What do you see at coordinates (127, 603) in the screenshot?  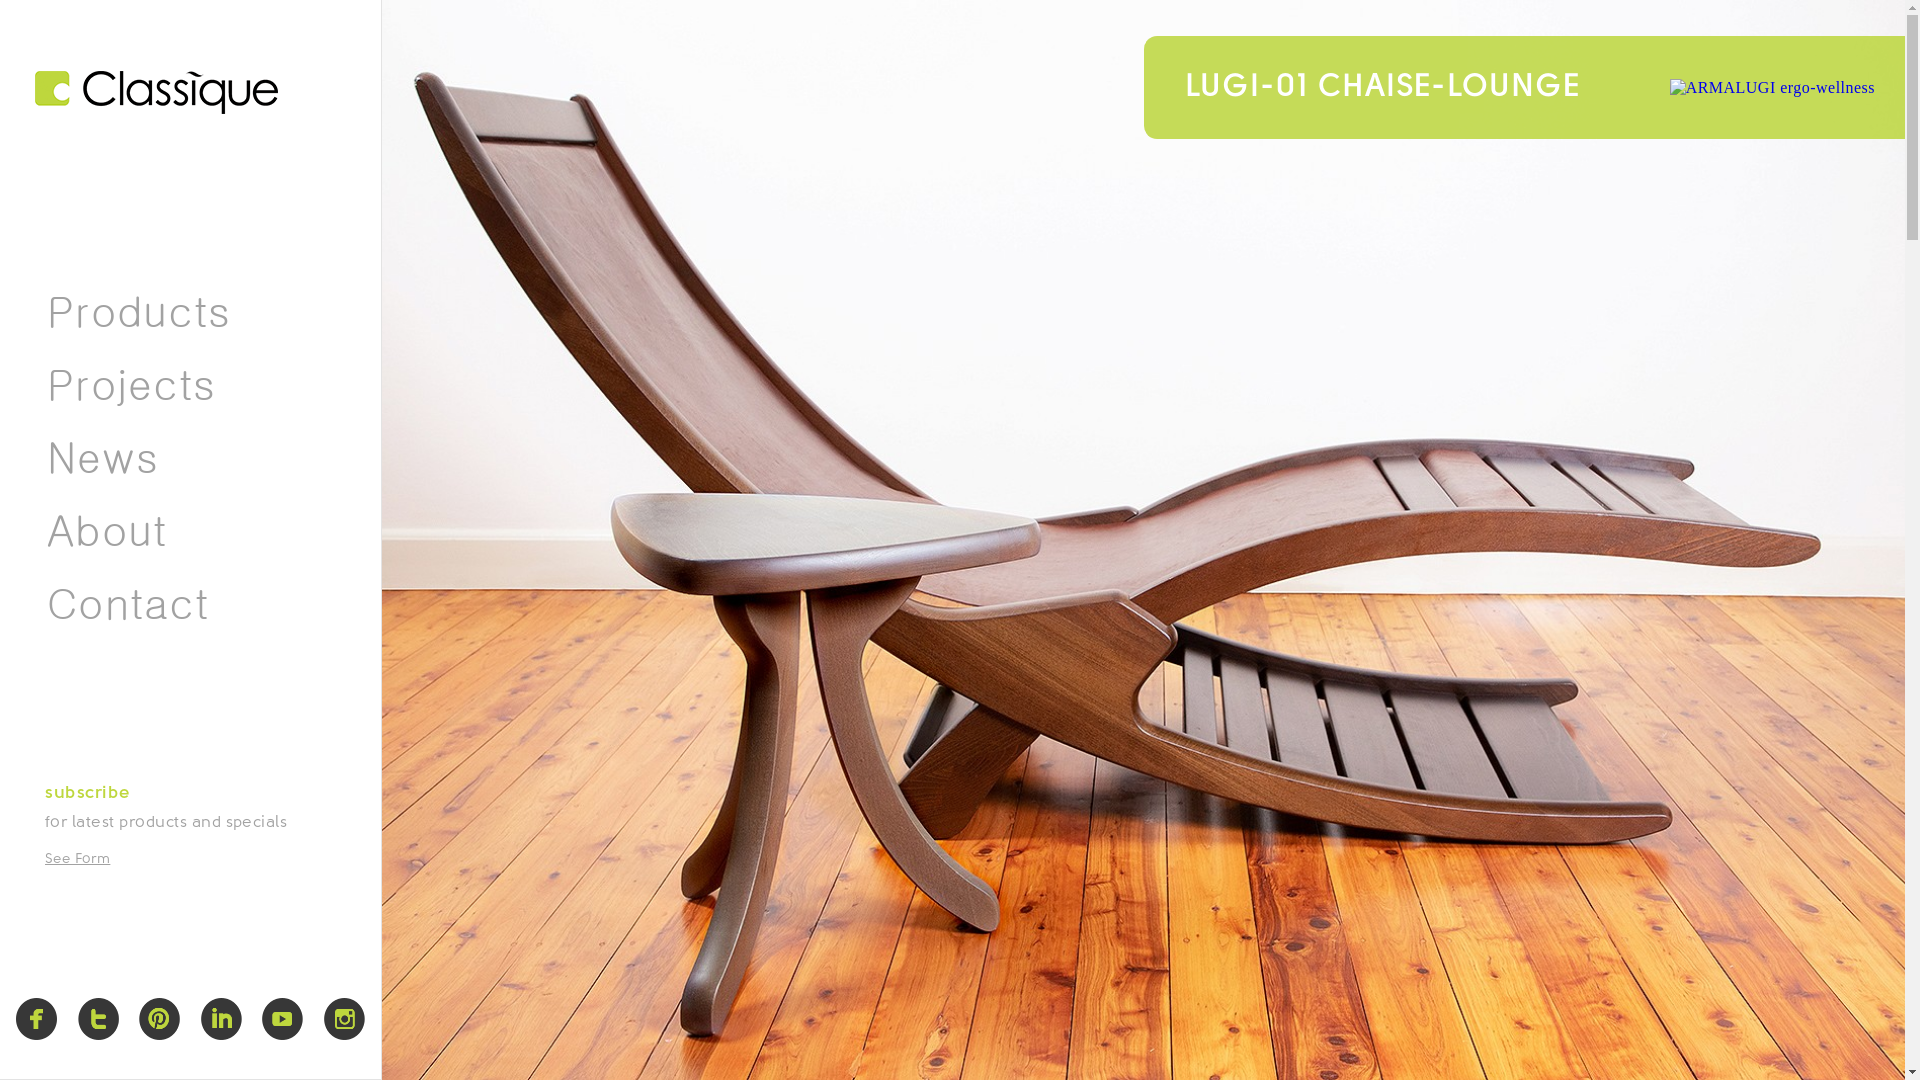 I see `'Contact'` at bounding box center [127, 603].